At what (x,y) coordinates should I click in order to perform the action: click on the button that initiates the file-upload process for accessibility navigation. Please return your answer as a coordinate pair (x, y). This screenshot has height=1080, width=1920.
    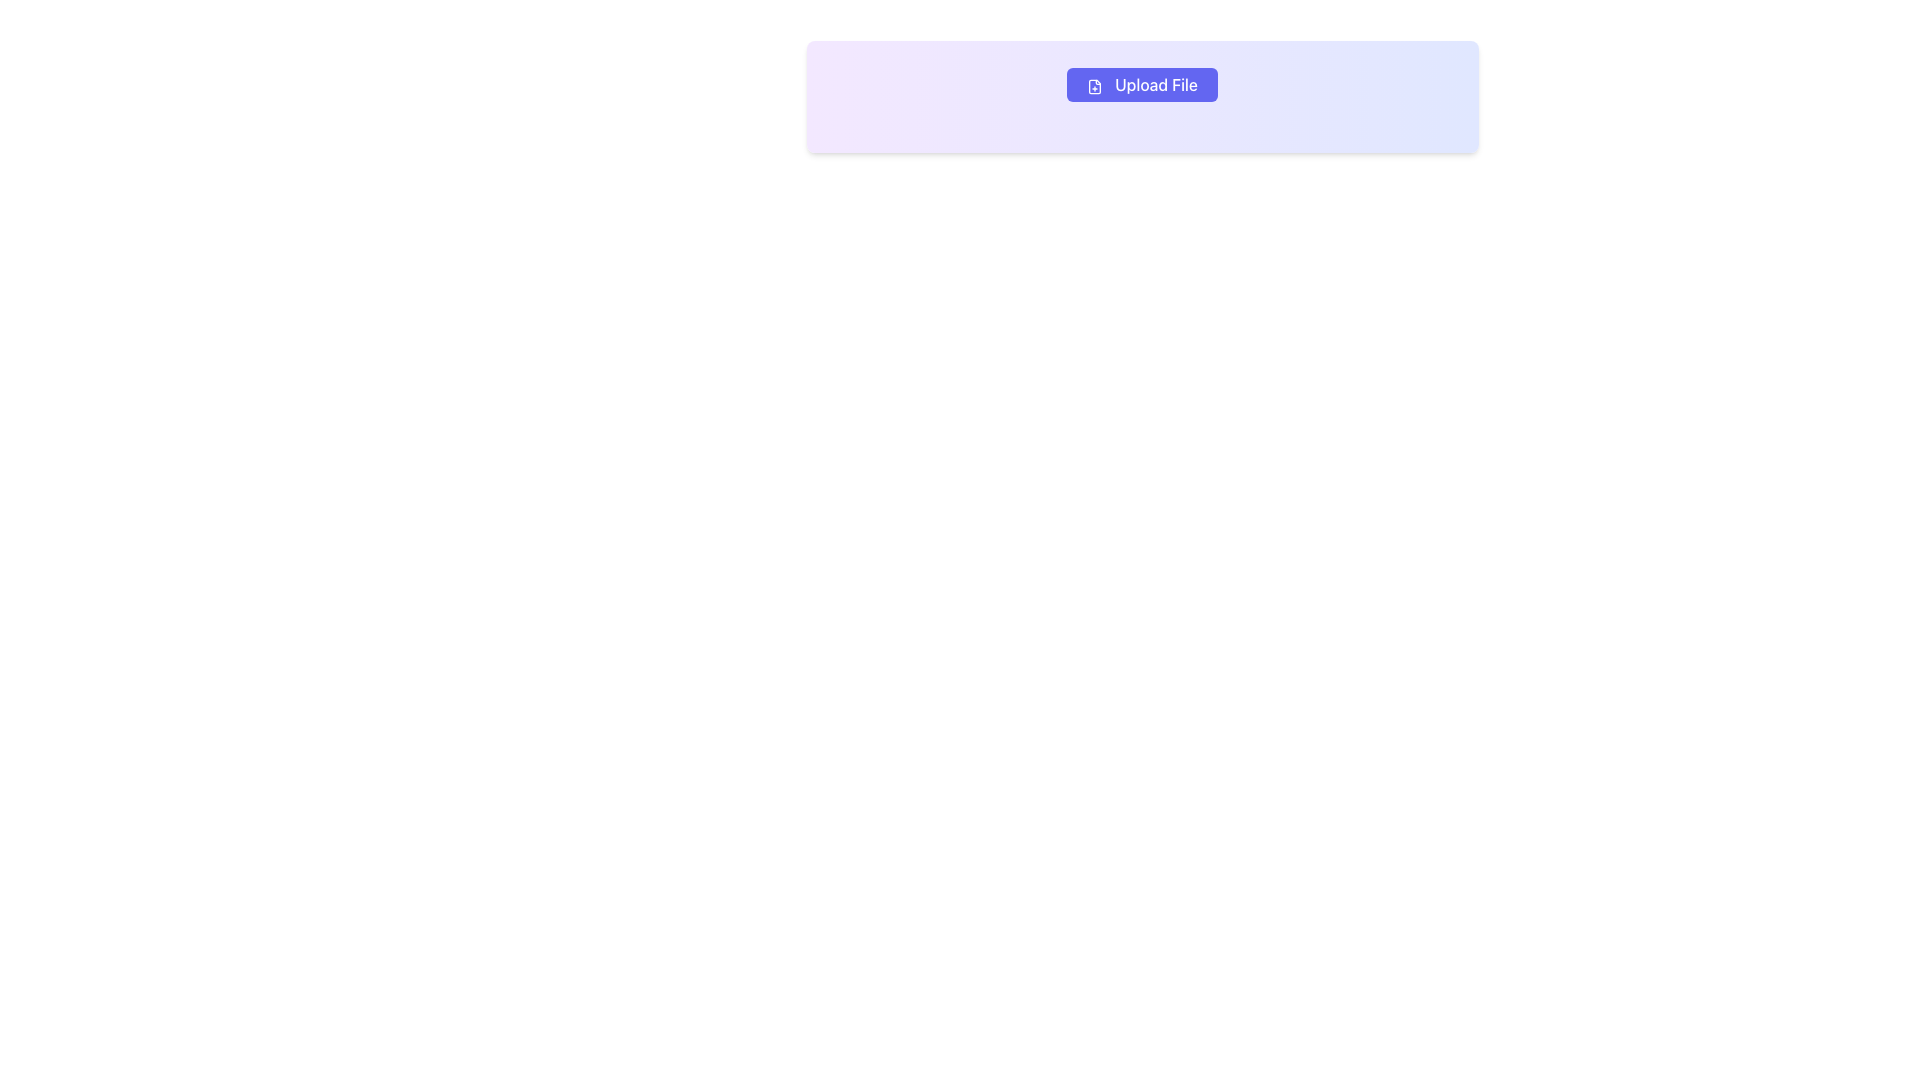
    Looking at the image, I should click on (1142, 96).